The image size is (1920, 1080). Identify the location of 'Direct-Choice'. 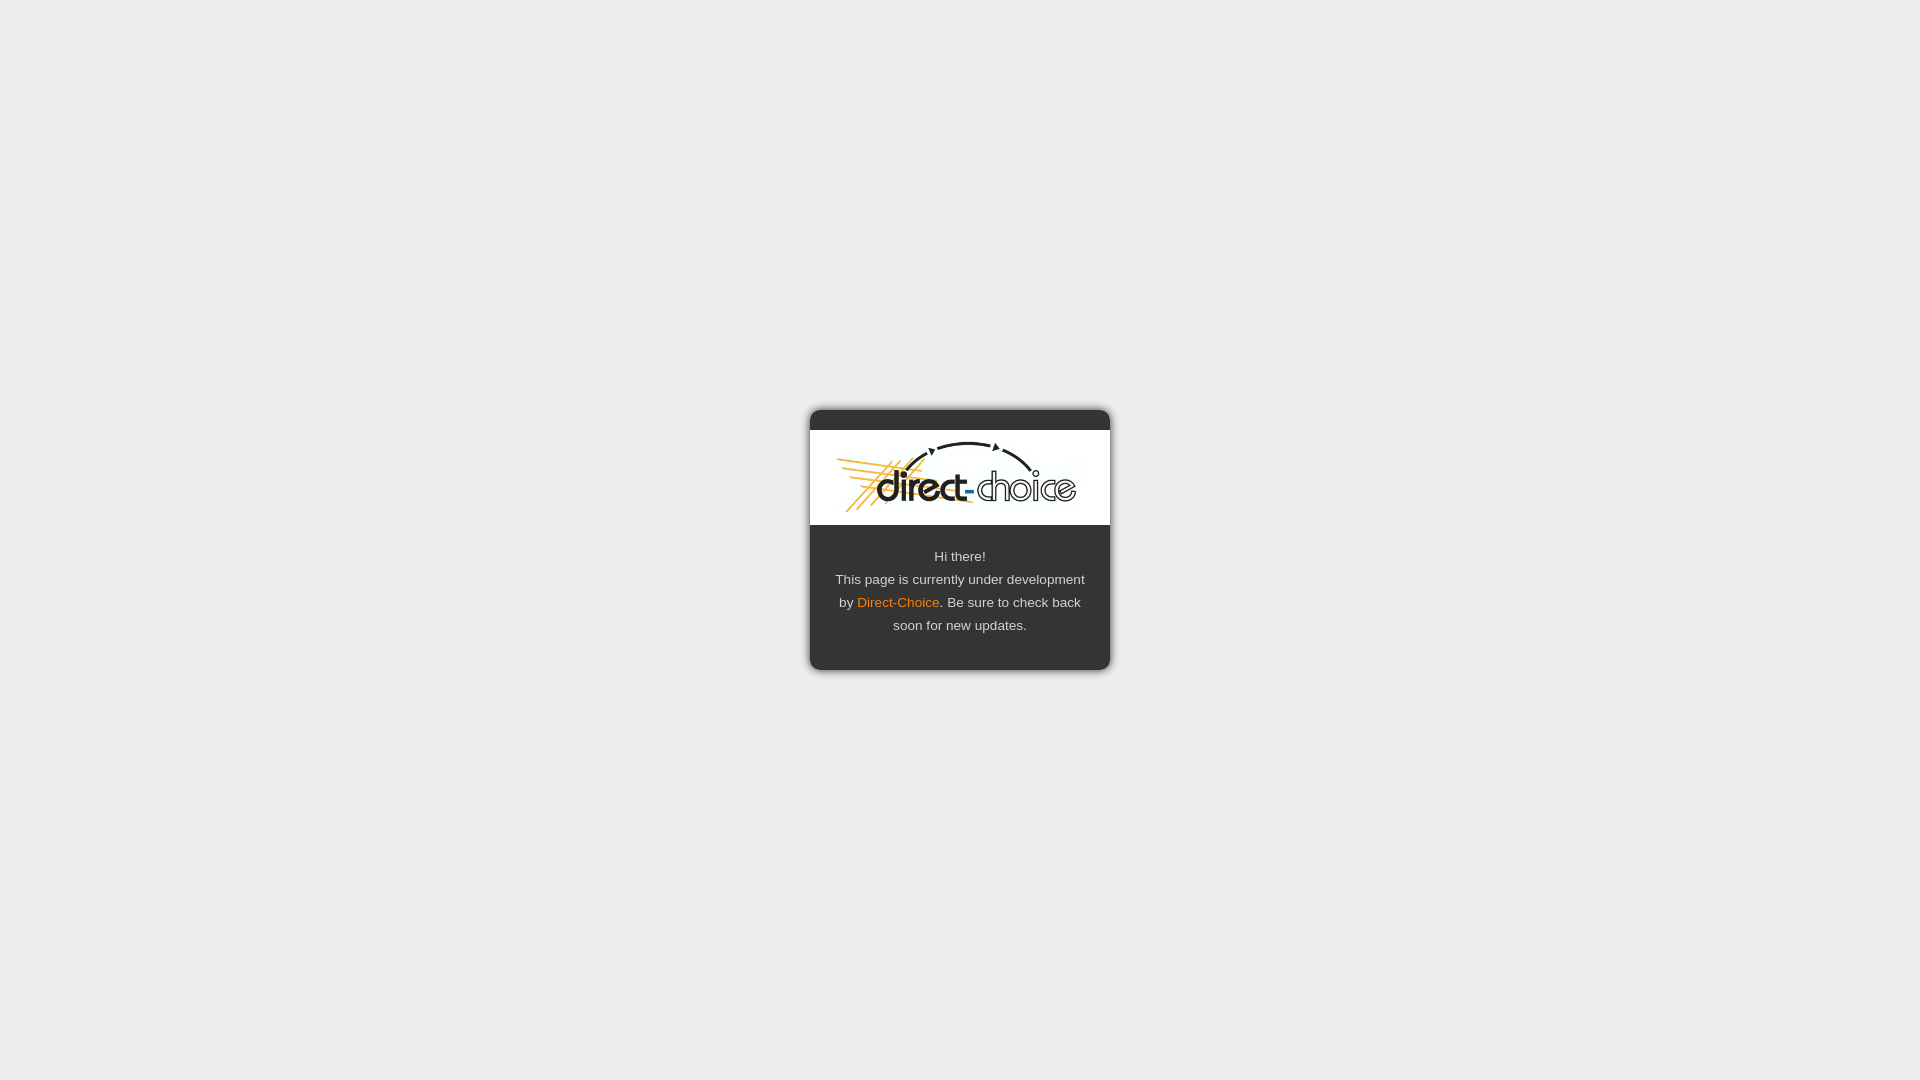
(896, 601).